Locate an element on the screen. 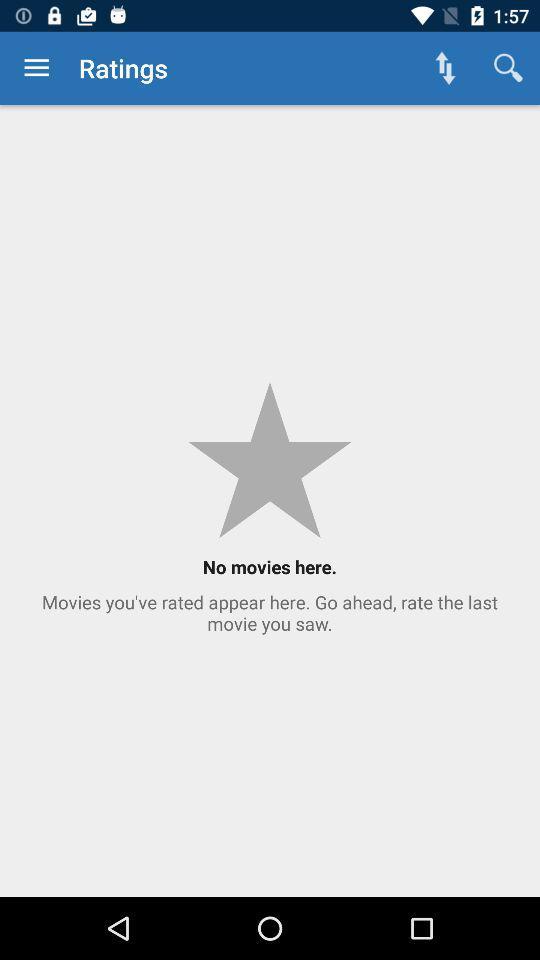  the item above the movies you ve is located at coordinates (445, 68).